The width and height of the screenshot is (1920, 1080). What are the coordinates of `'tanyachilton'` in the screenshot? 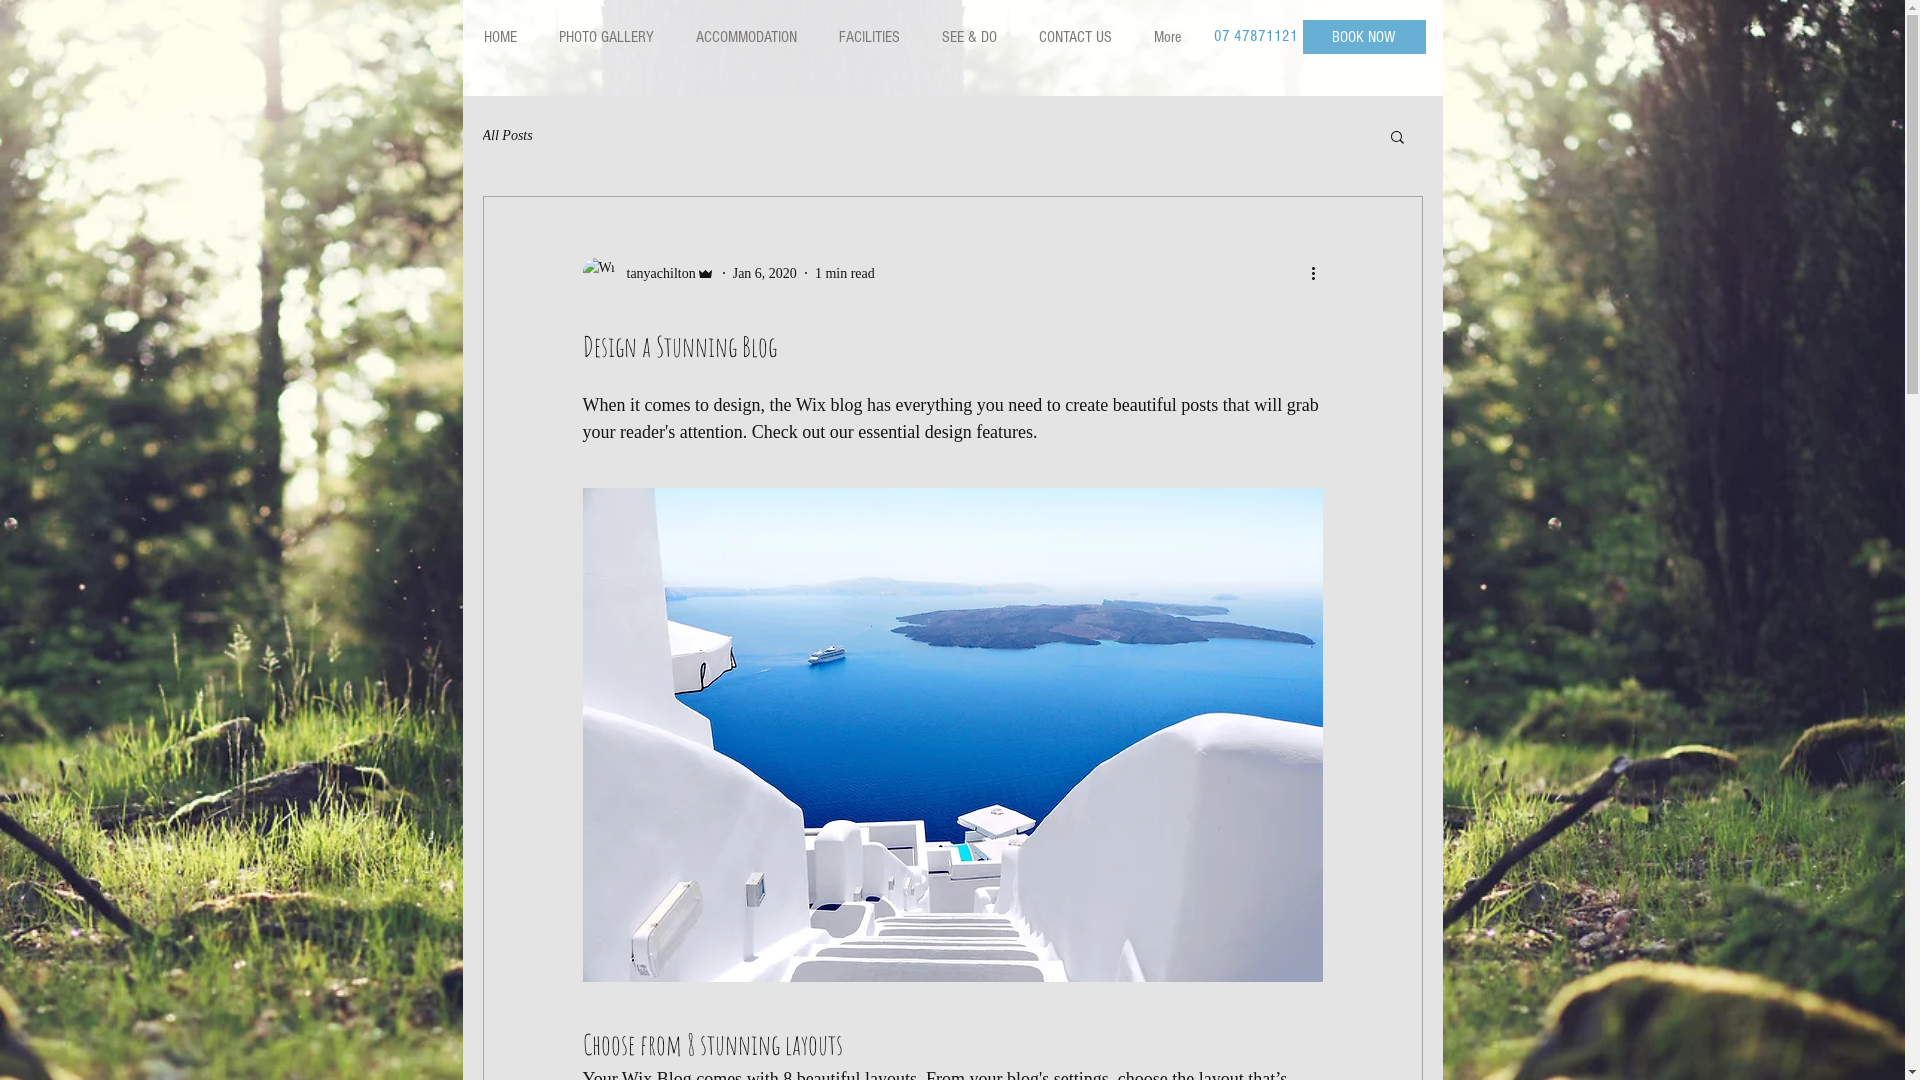 It's located at (648, 273).